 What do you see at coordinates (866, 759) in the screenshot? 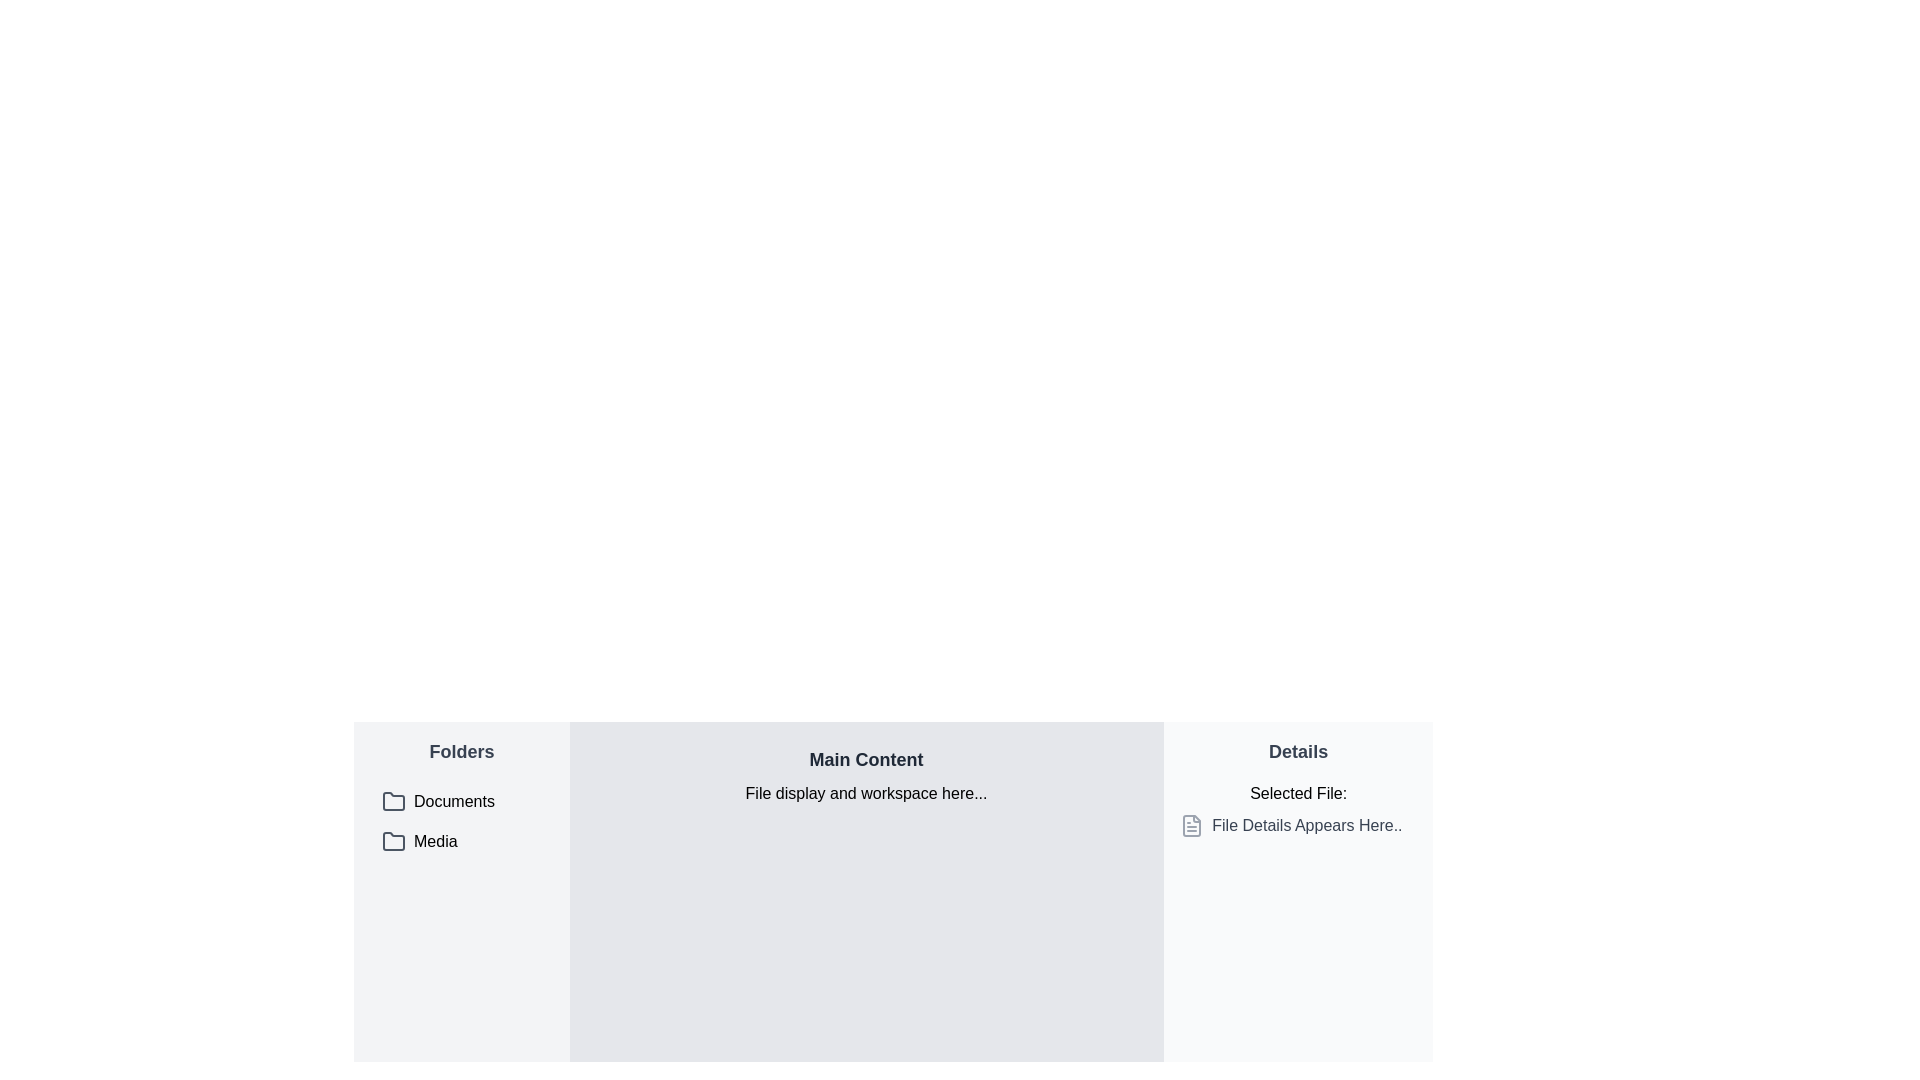
I see `the Text Label that serves as a title or heading for the main content area, located above the text 'File display and workspace here...'` at bounding box center [866, 759].